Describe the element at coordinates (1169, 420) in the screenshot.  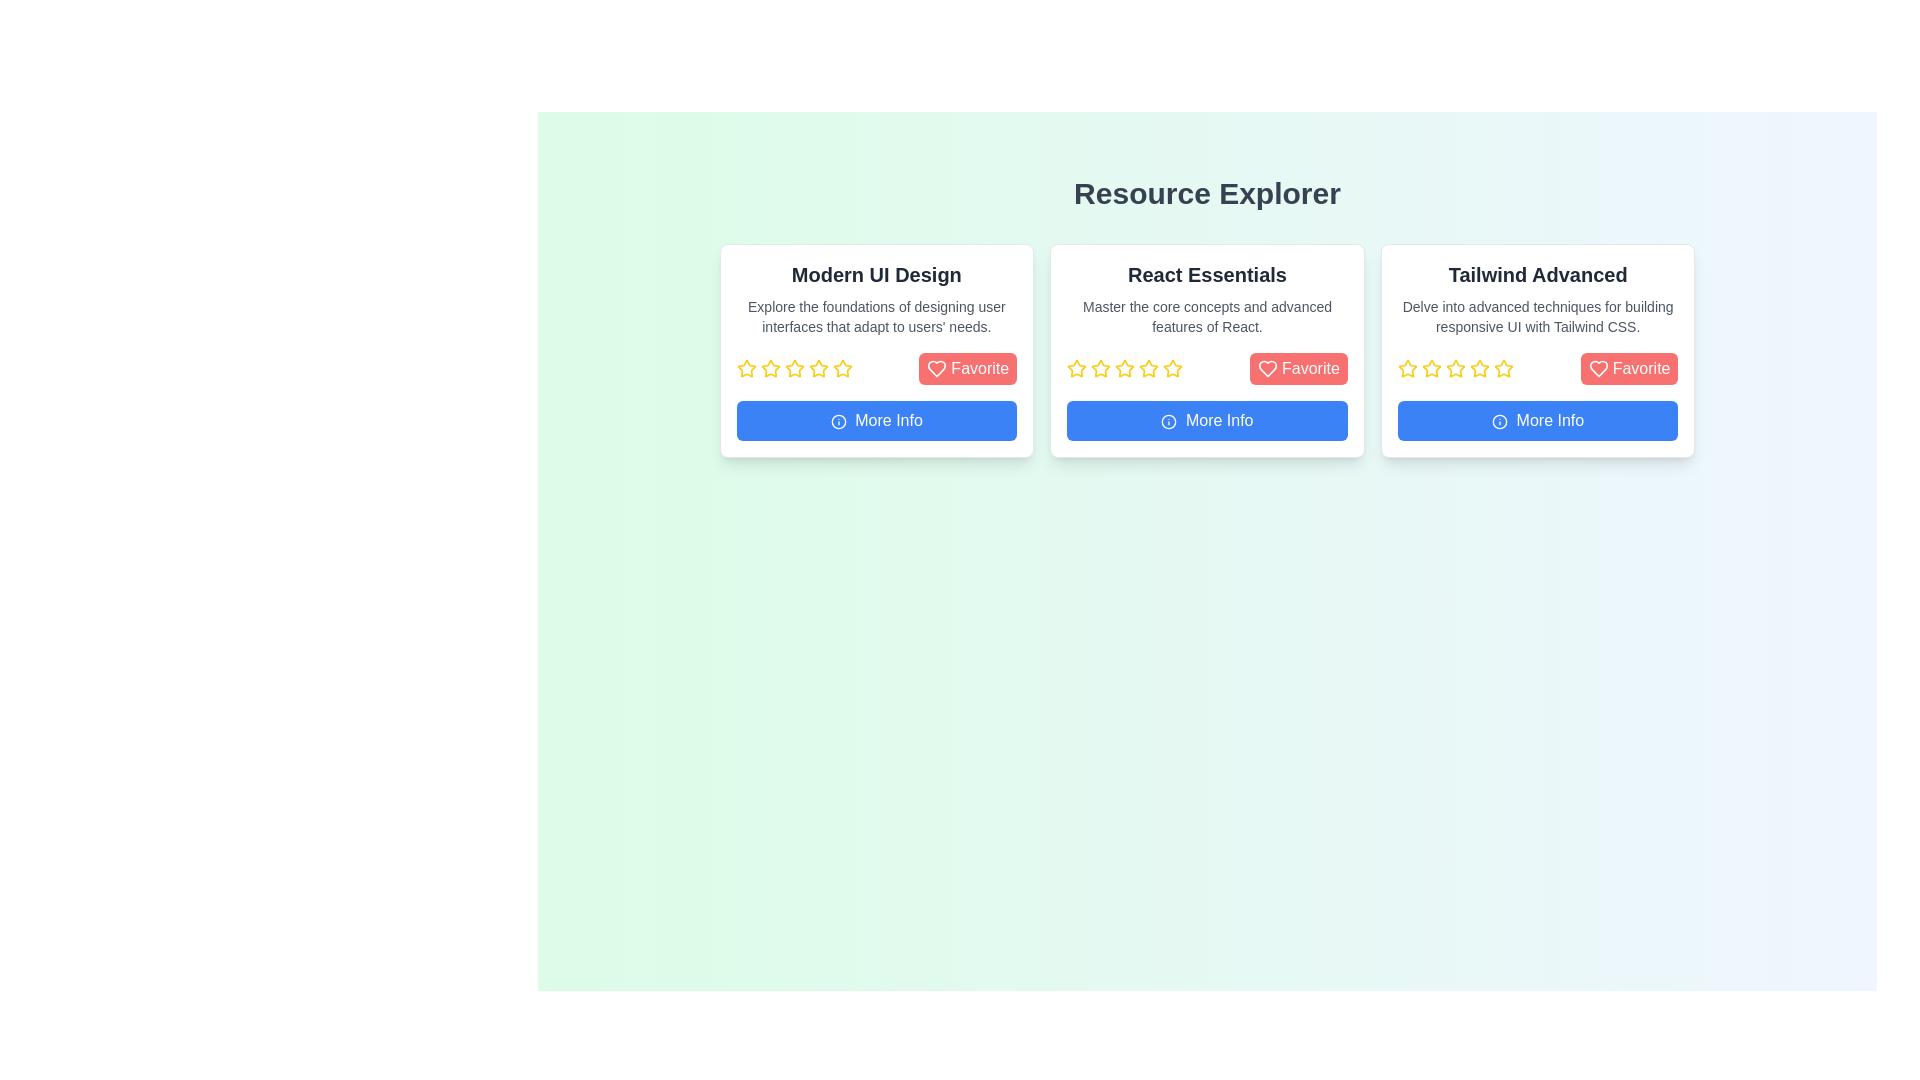
I see `the circular 'i' icon within the 'More Info' button of the 'React Essentials' card, which features a blue background and is styled with clean, minimal strokes` at that location.